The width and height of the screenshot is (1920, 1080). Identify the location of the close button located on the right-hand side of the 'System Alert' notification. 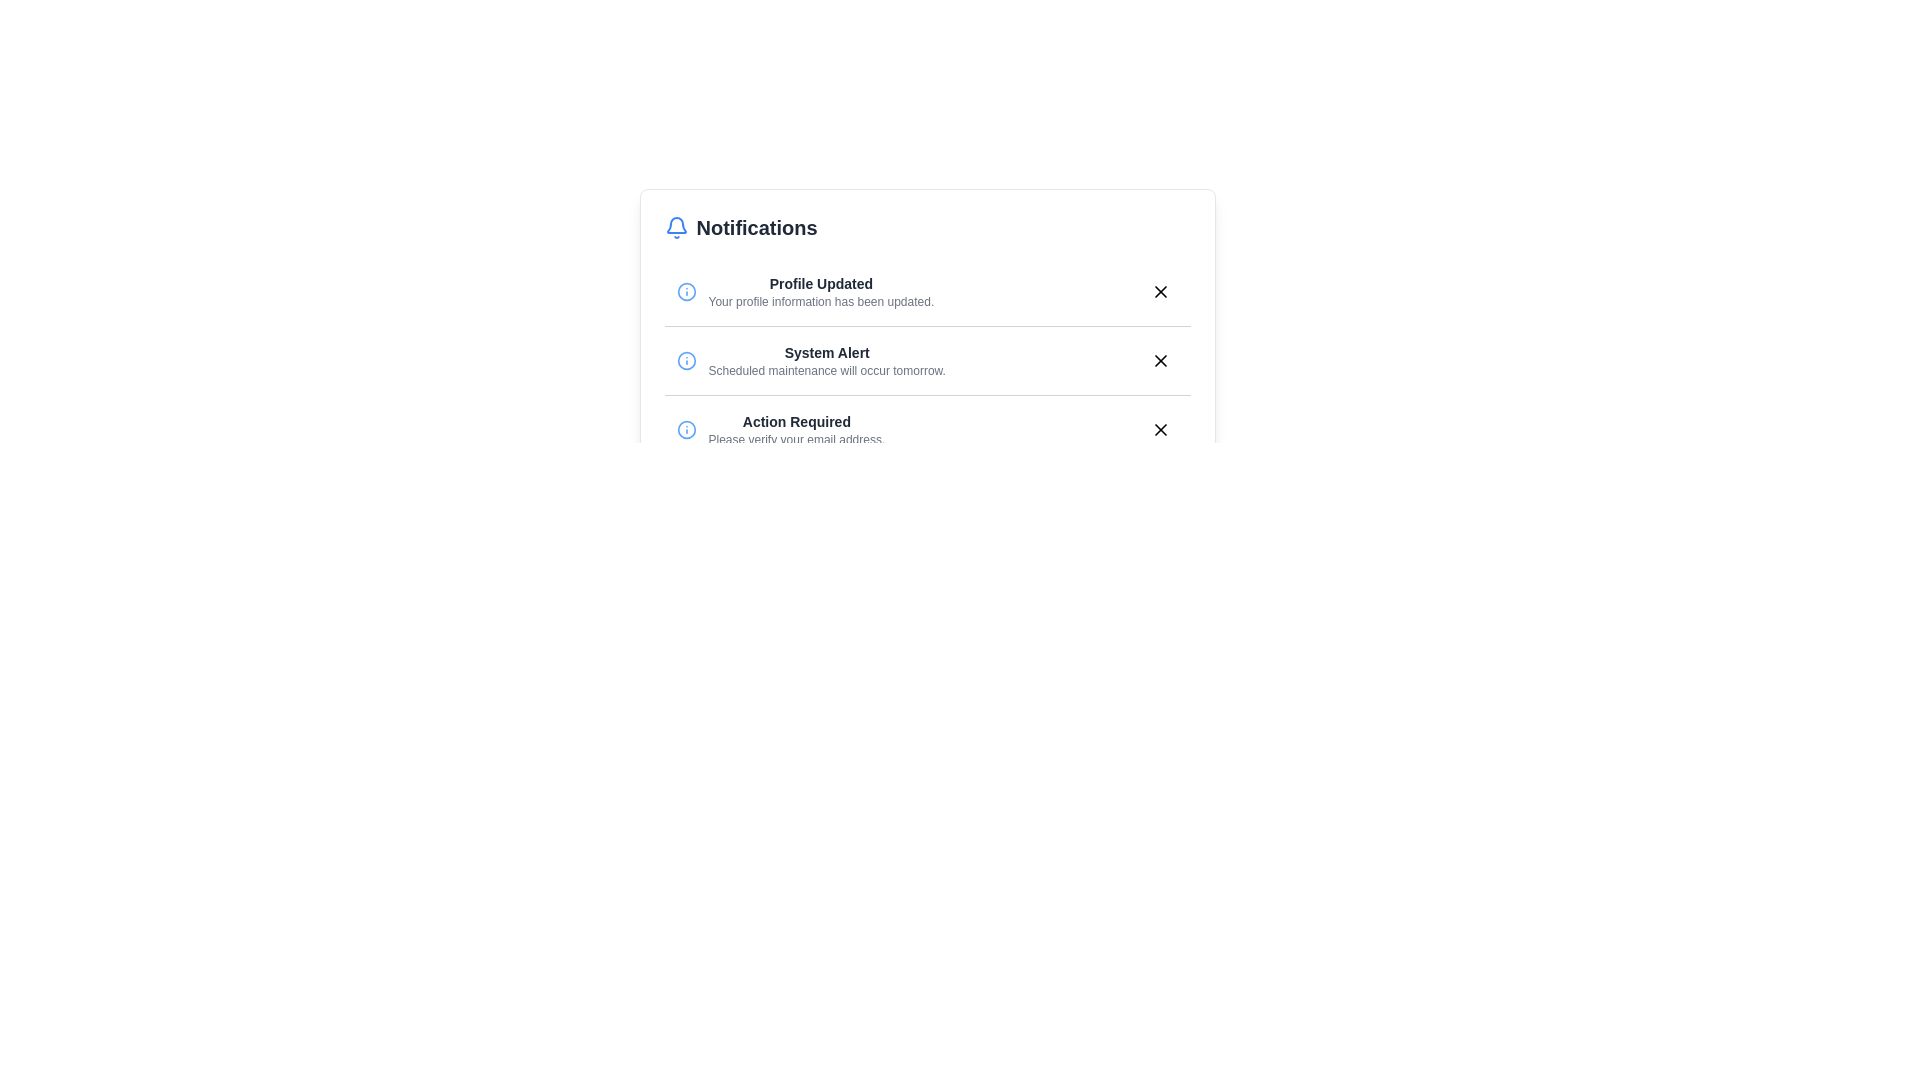
(1160, 361).